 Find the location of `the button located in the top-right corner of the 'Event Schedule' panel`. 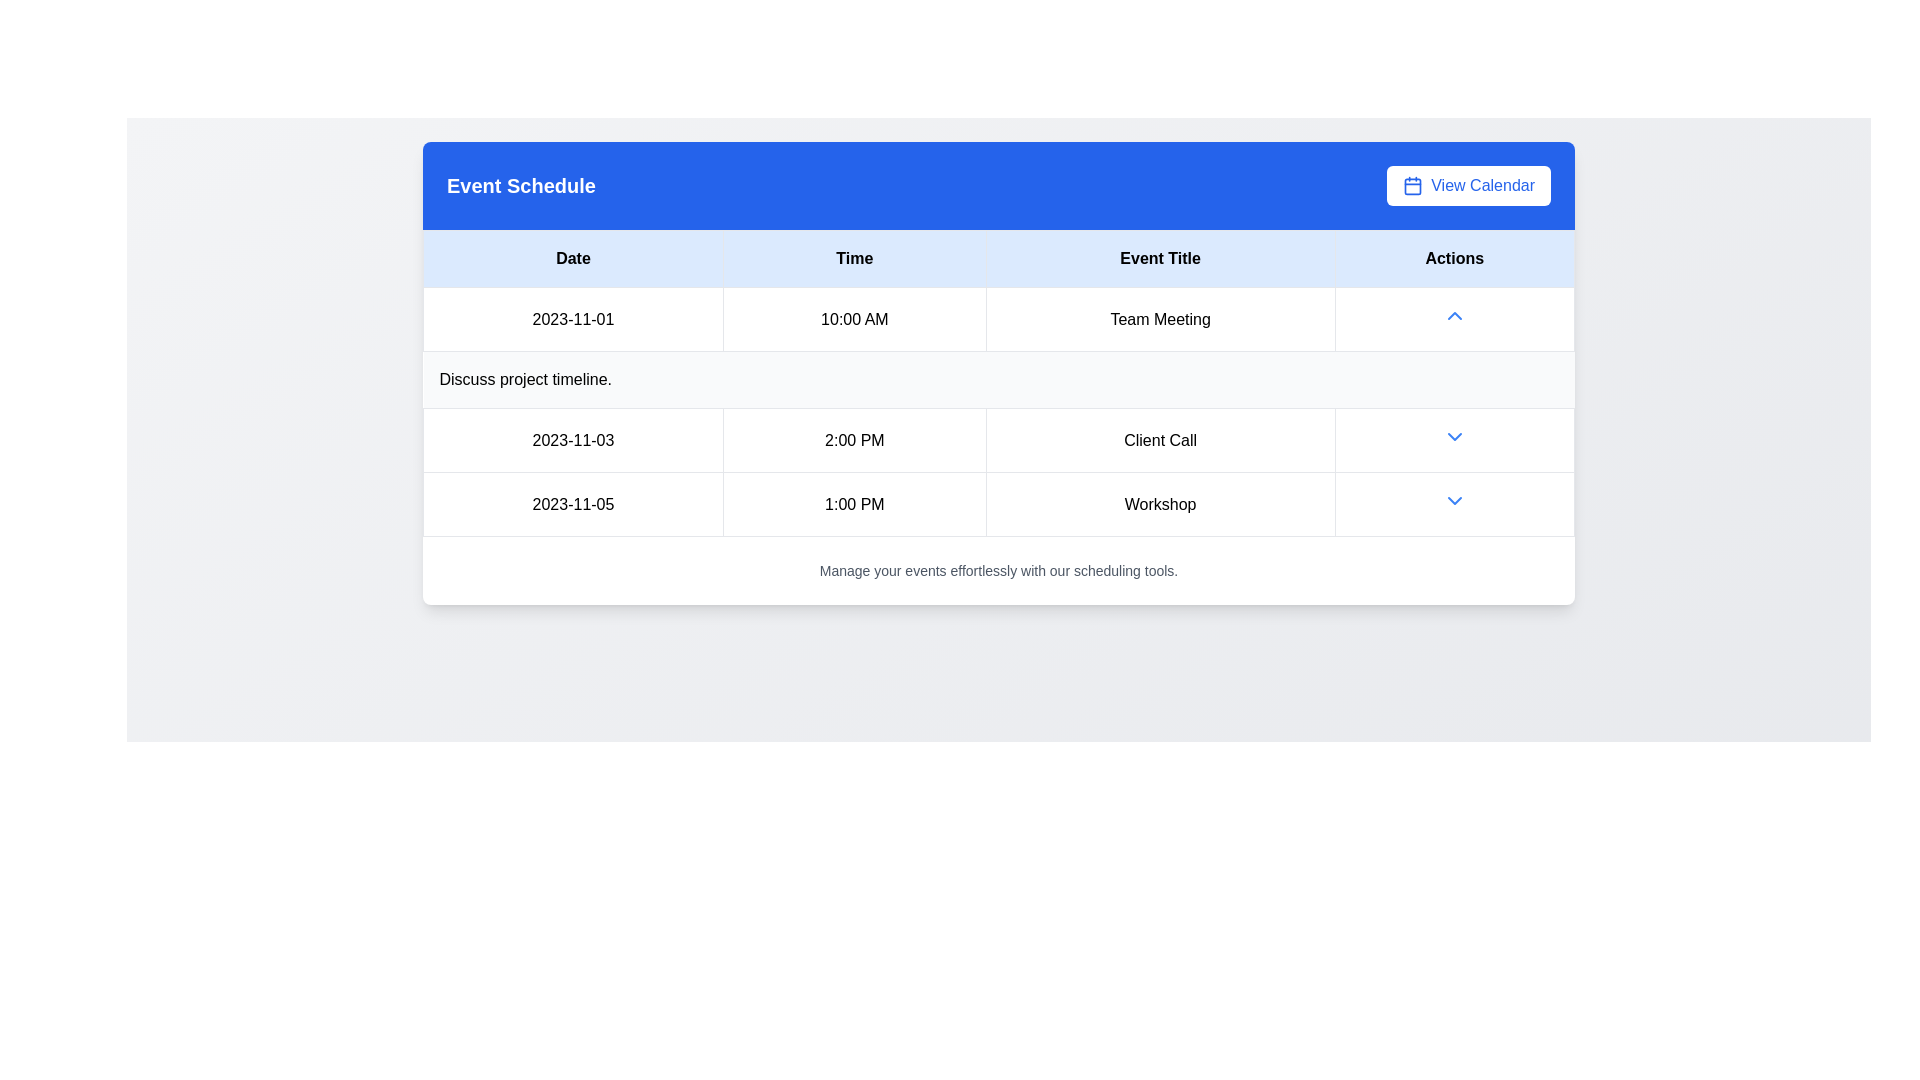

the button located in the top-right corner of the 'Event Schedule' panel is located at coordinates (1469, 185).